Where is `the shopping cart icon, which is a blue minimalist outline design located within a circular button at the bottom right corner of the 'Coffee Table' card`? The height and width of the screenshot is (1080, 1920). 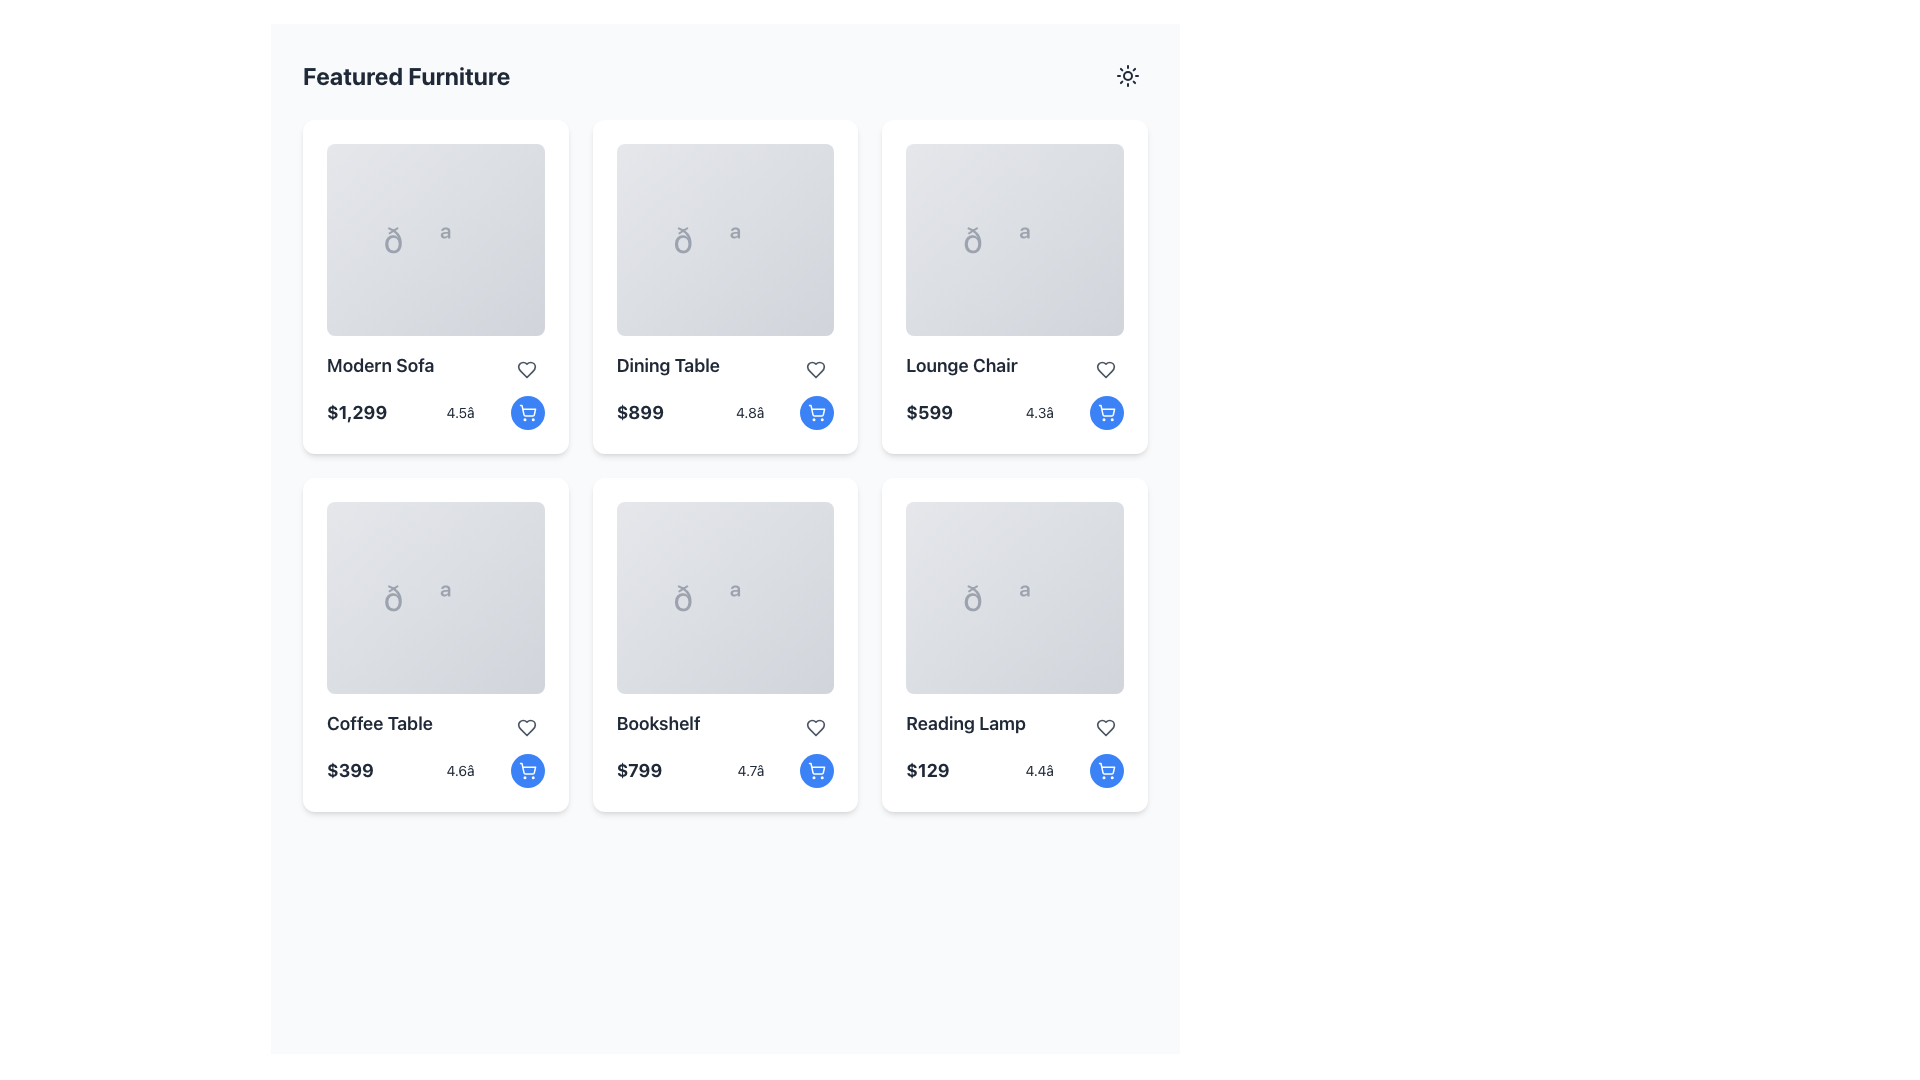
the shopping cart icon, which is a blue minimalist outline design located within a circular button at the bottom right corner of the 'Coffee Table' card is located at coordinates (527, 767).